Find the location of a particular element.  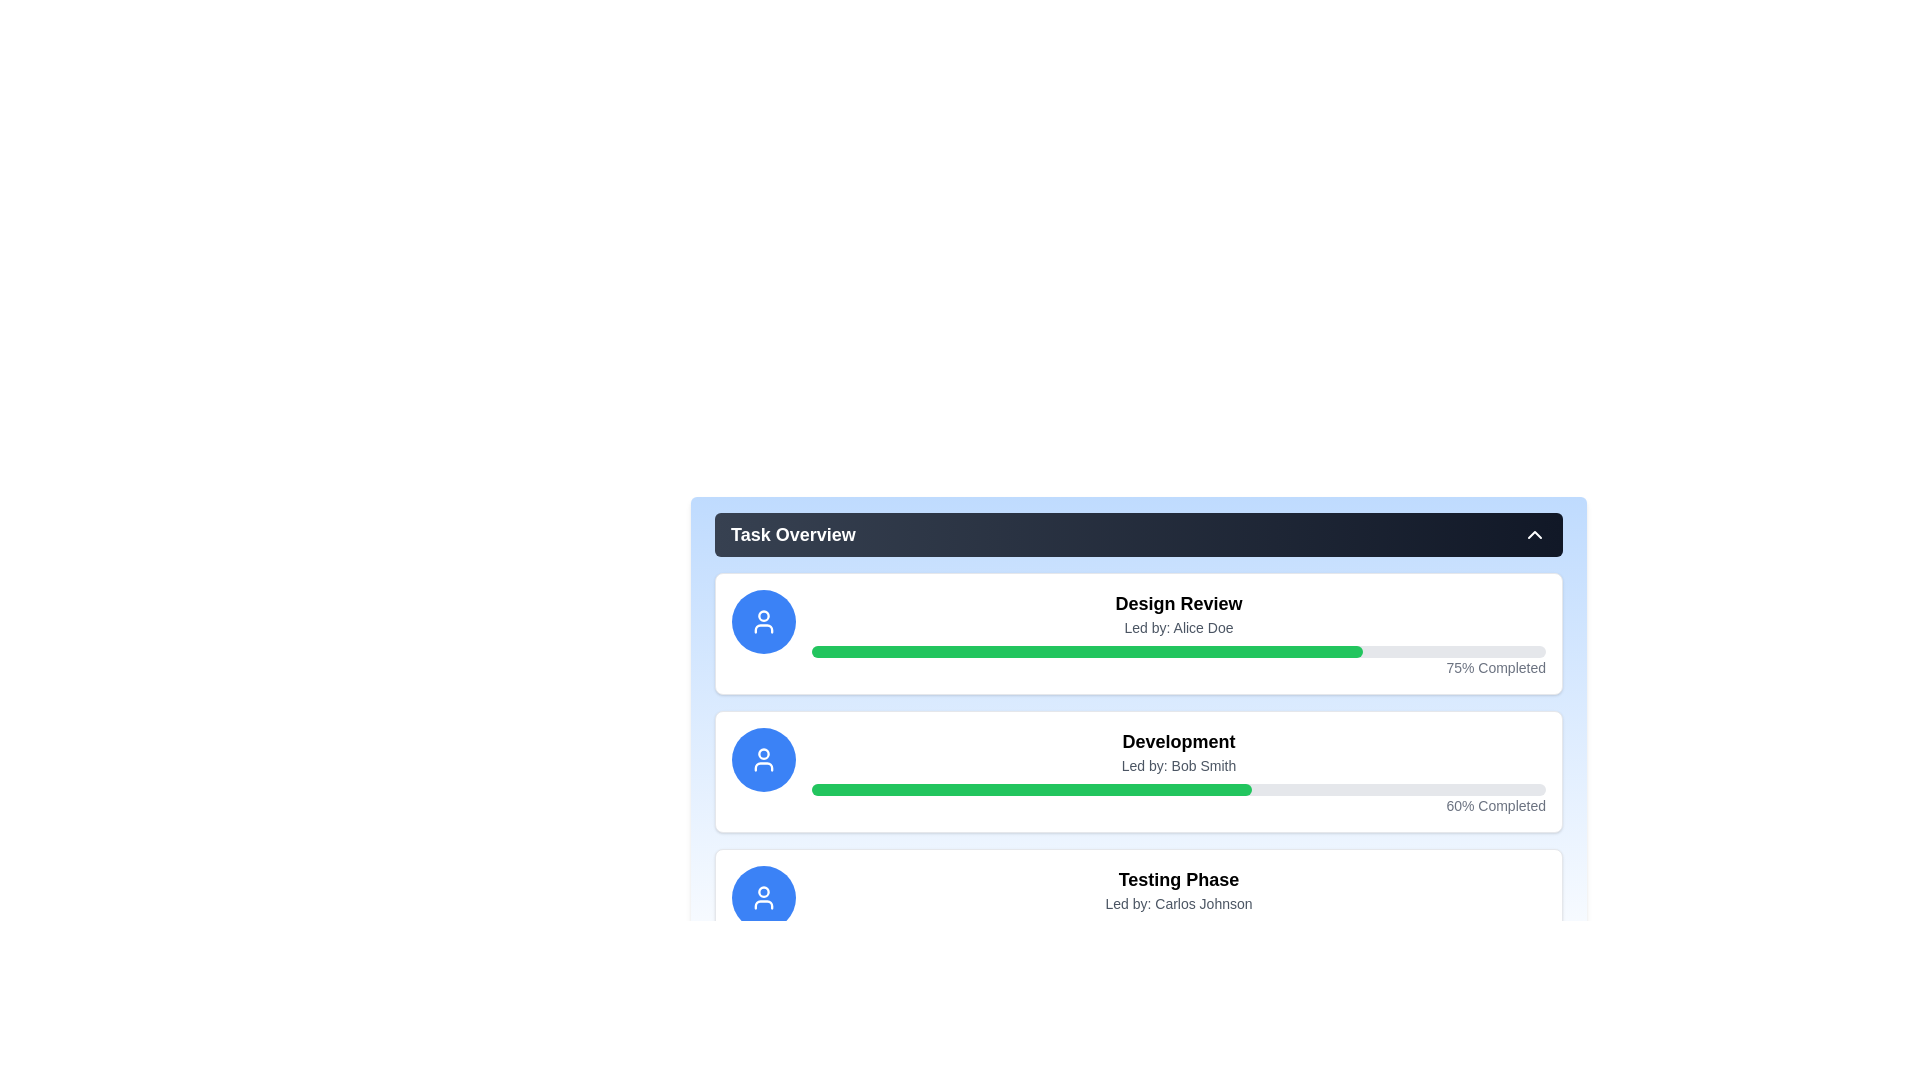

the progress bar styled as a rounded rectangle with a gray background and a green filled section, located under the 'Design Review' heading and above '75% Completed' is located at coordinates (1179, 651).